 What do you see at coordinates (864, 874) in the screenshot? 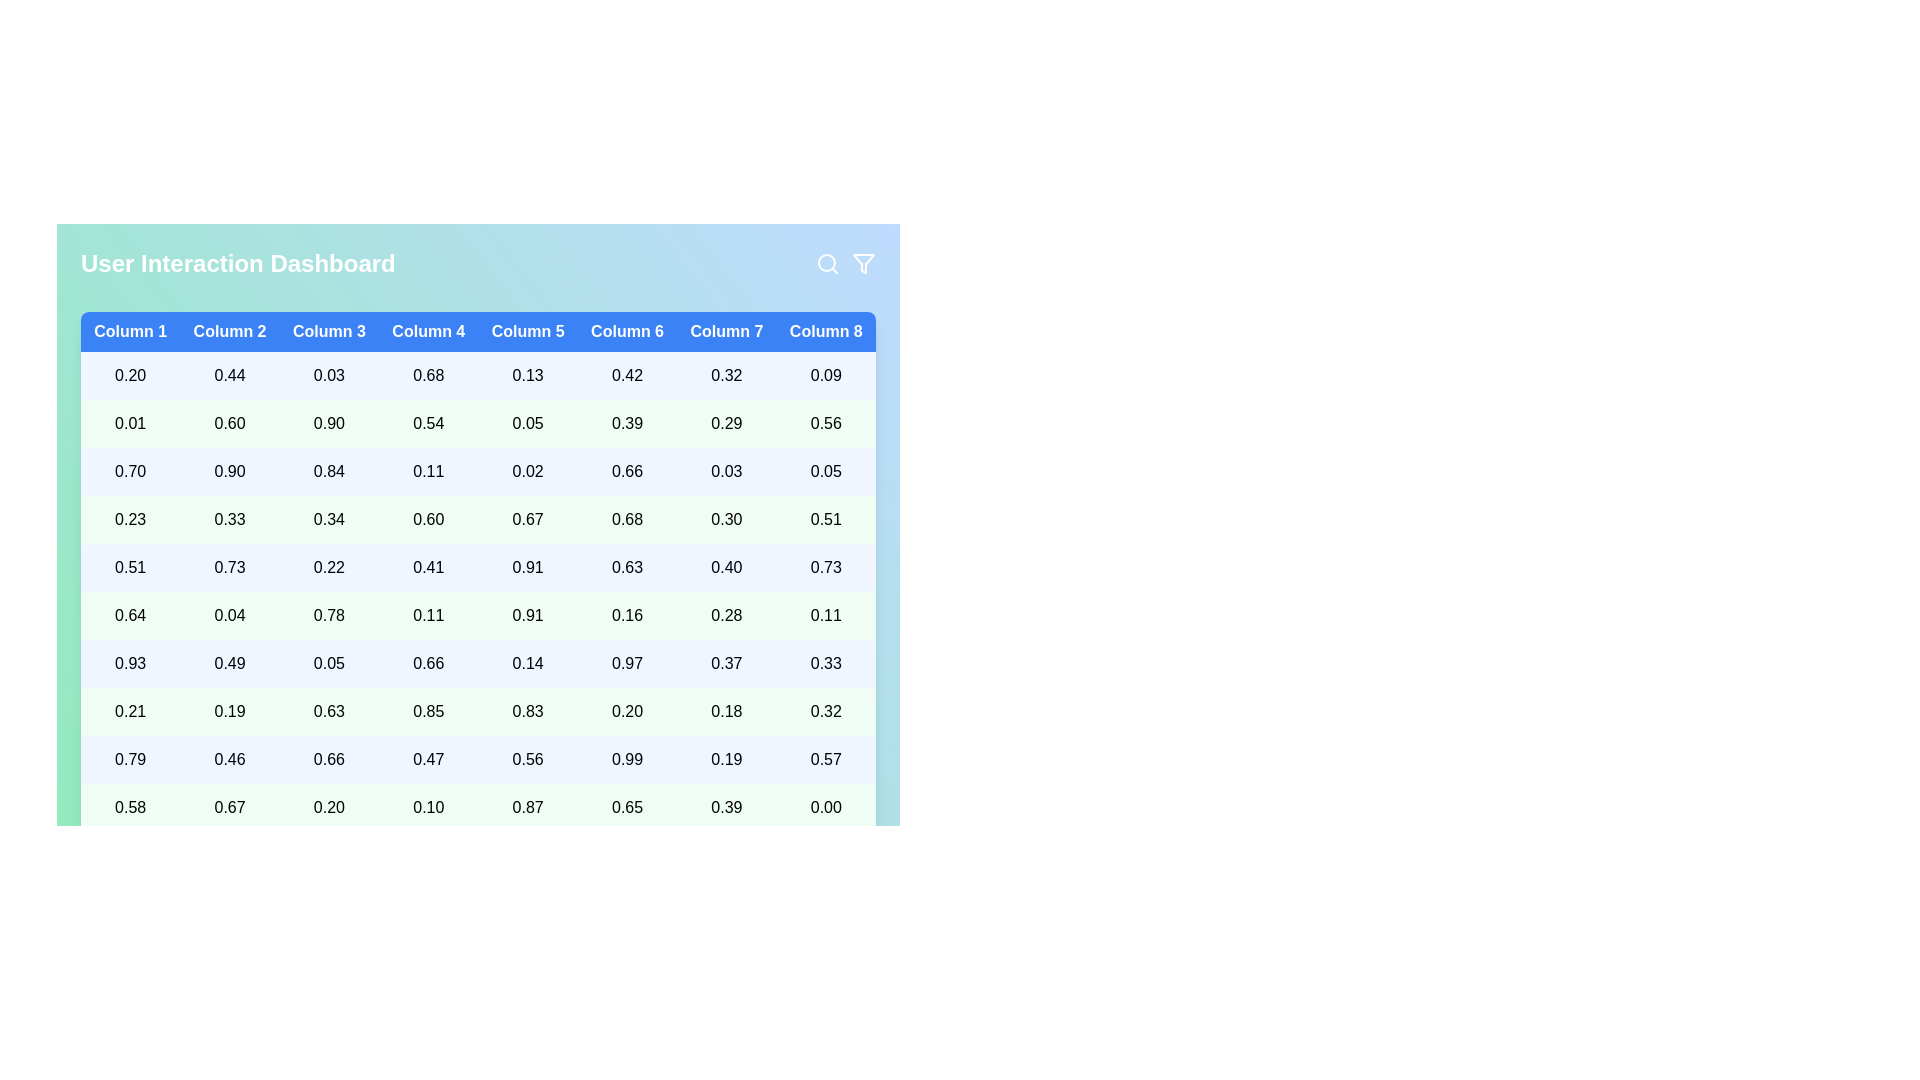
I see `the ChevronDown icon in the footer to trigger its associated action` at bounding box center [864, 874].